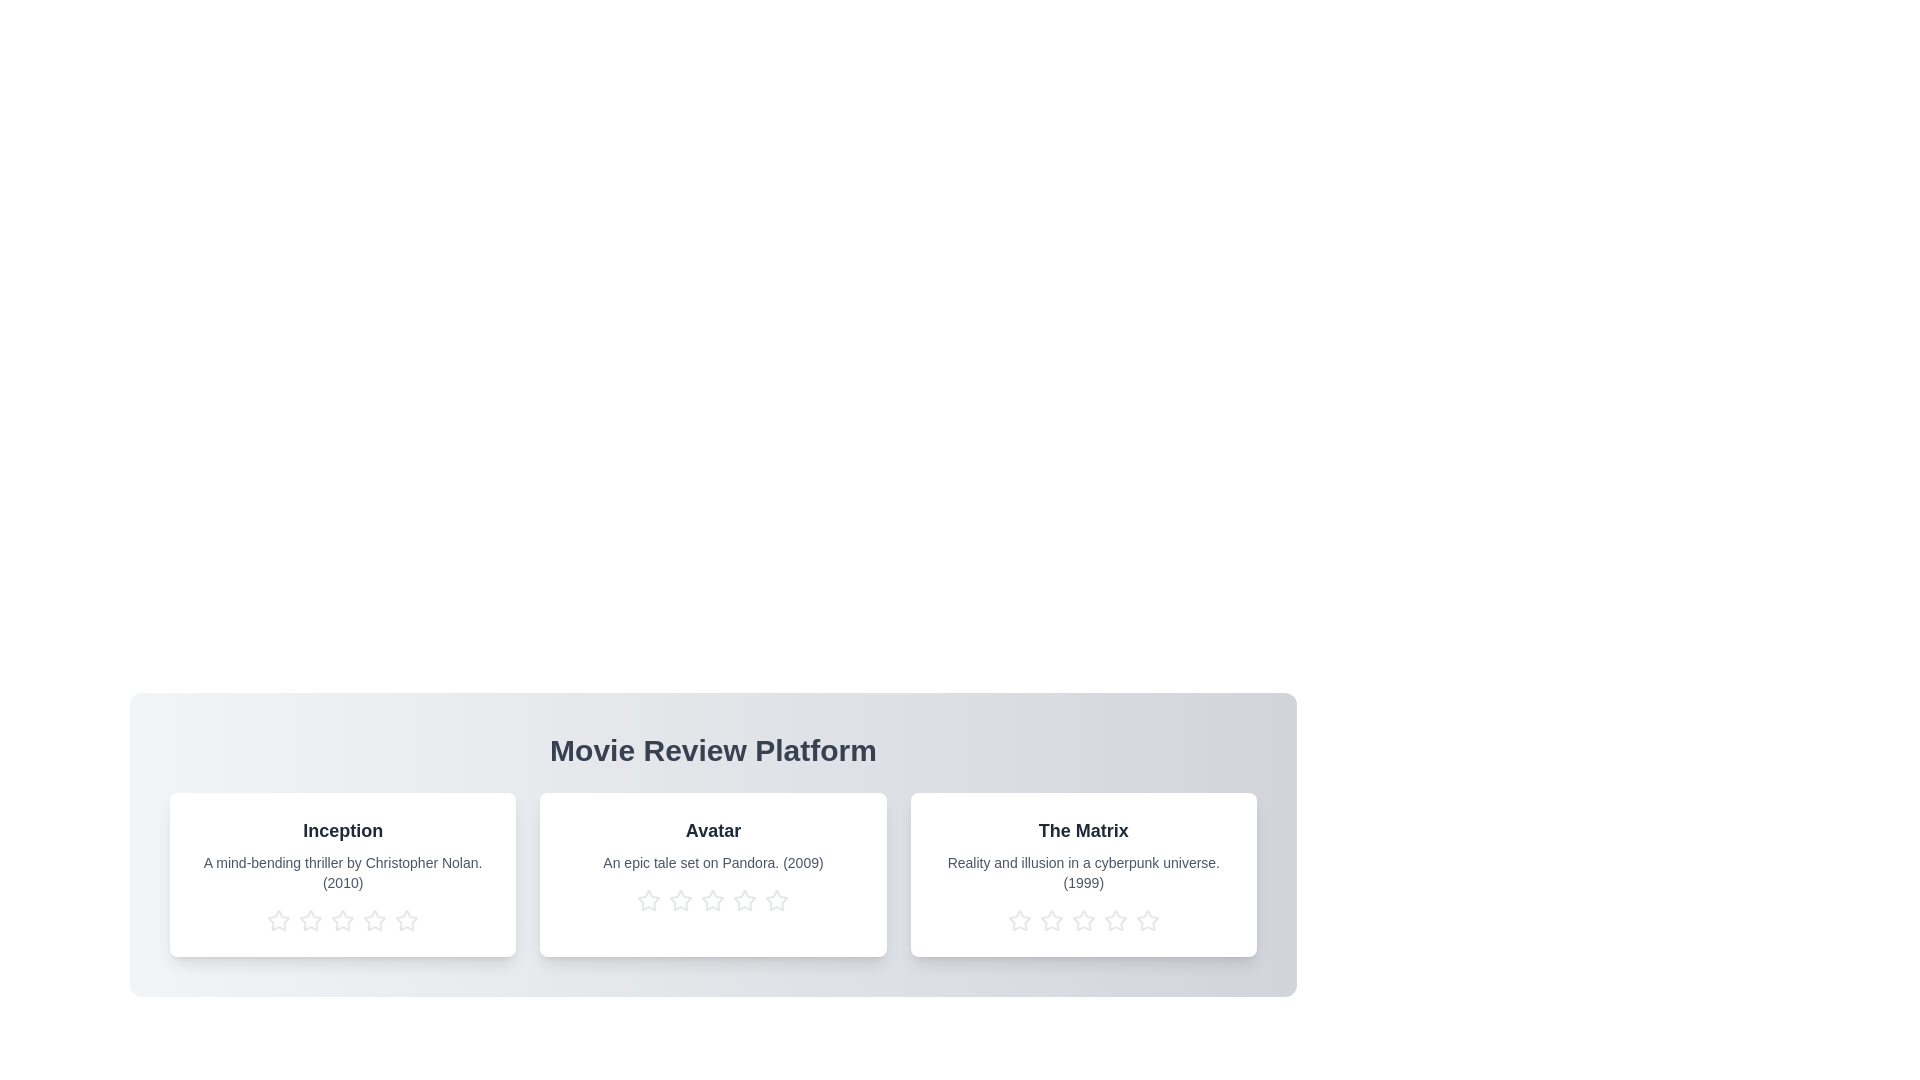 This screenshot has width=1920, height=1080. Describe the element at coordinates (406, 921) in the screenshot. I see `the star corresponding to 5 stars for the movie titled Inception` at that location.